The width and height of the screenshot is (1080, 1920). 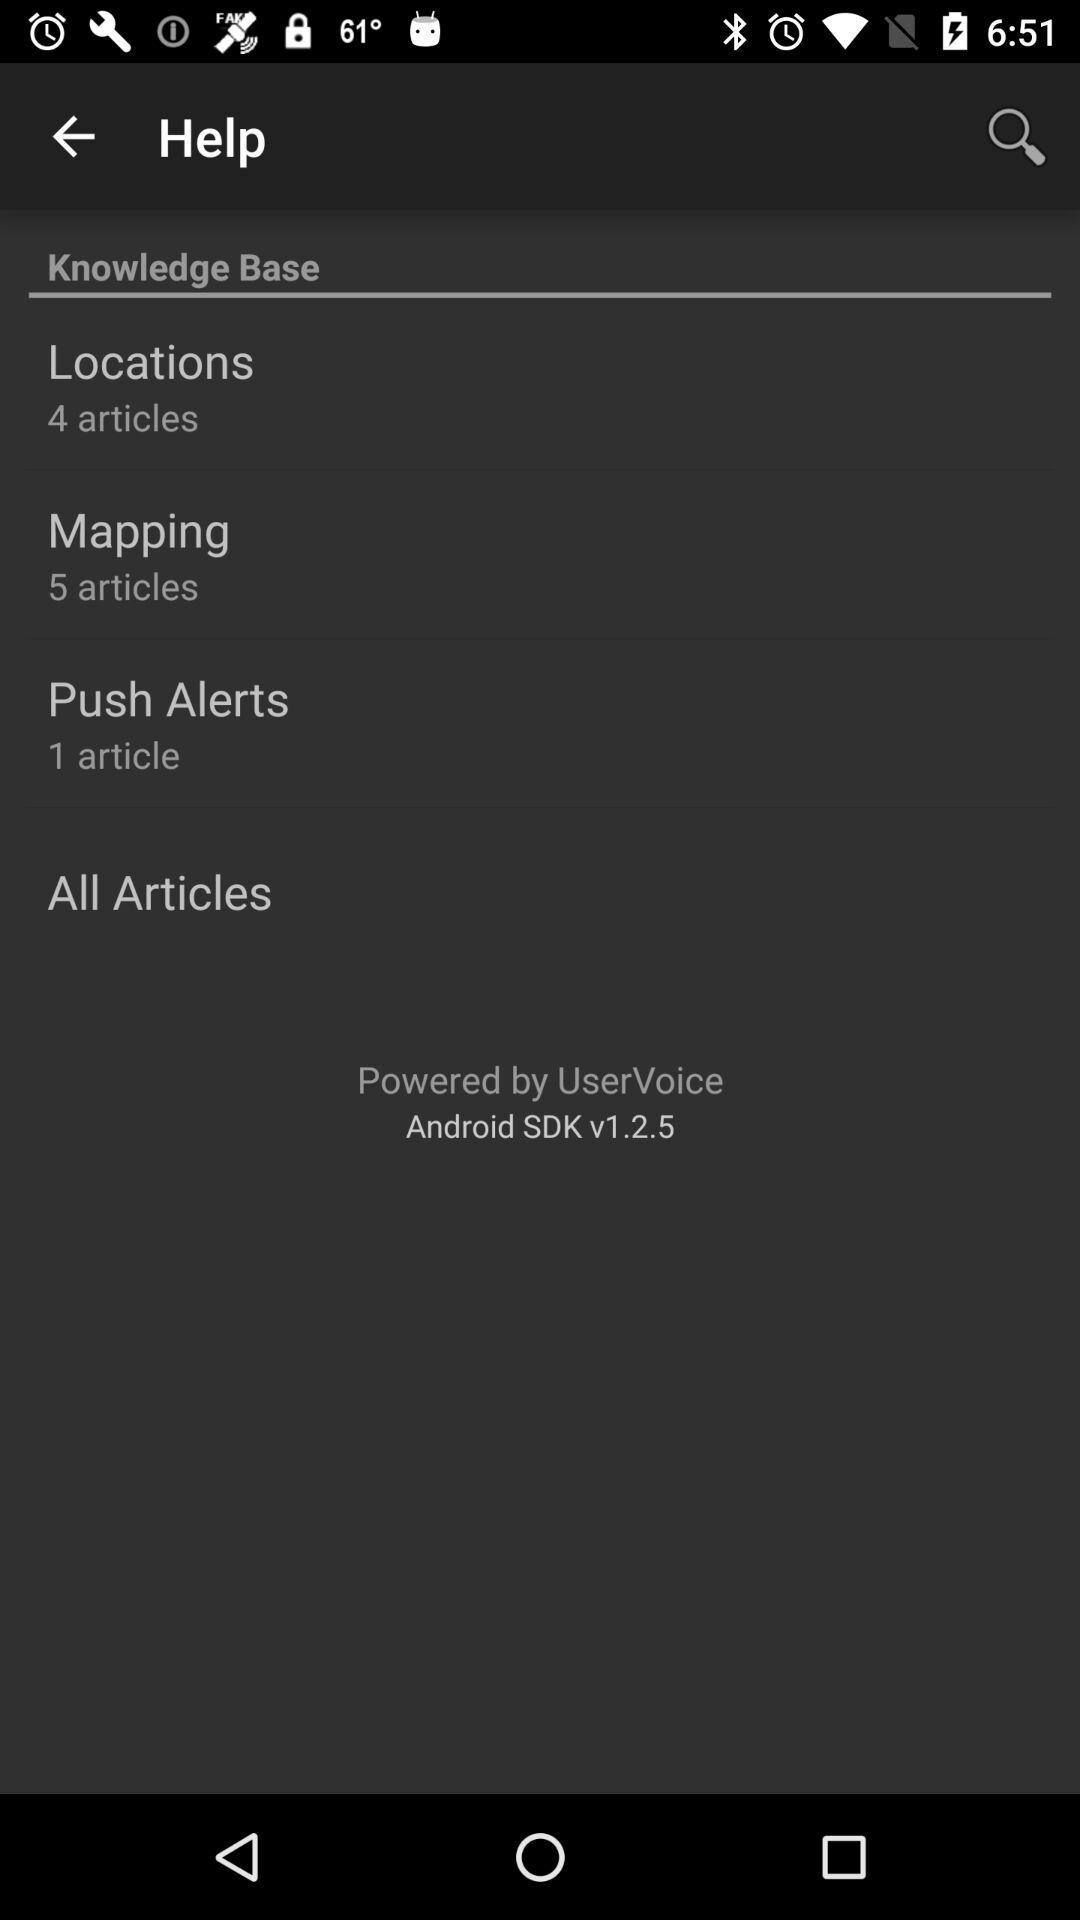 What do you see at coordinates (137, 529) in the screenshot?
I see `the mapping` at bounding box center [137, 529].